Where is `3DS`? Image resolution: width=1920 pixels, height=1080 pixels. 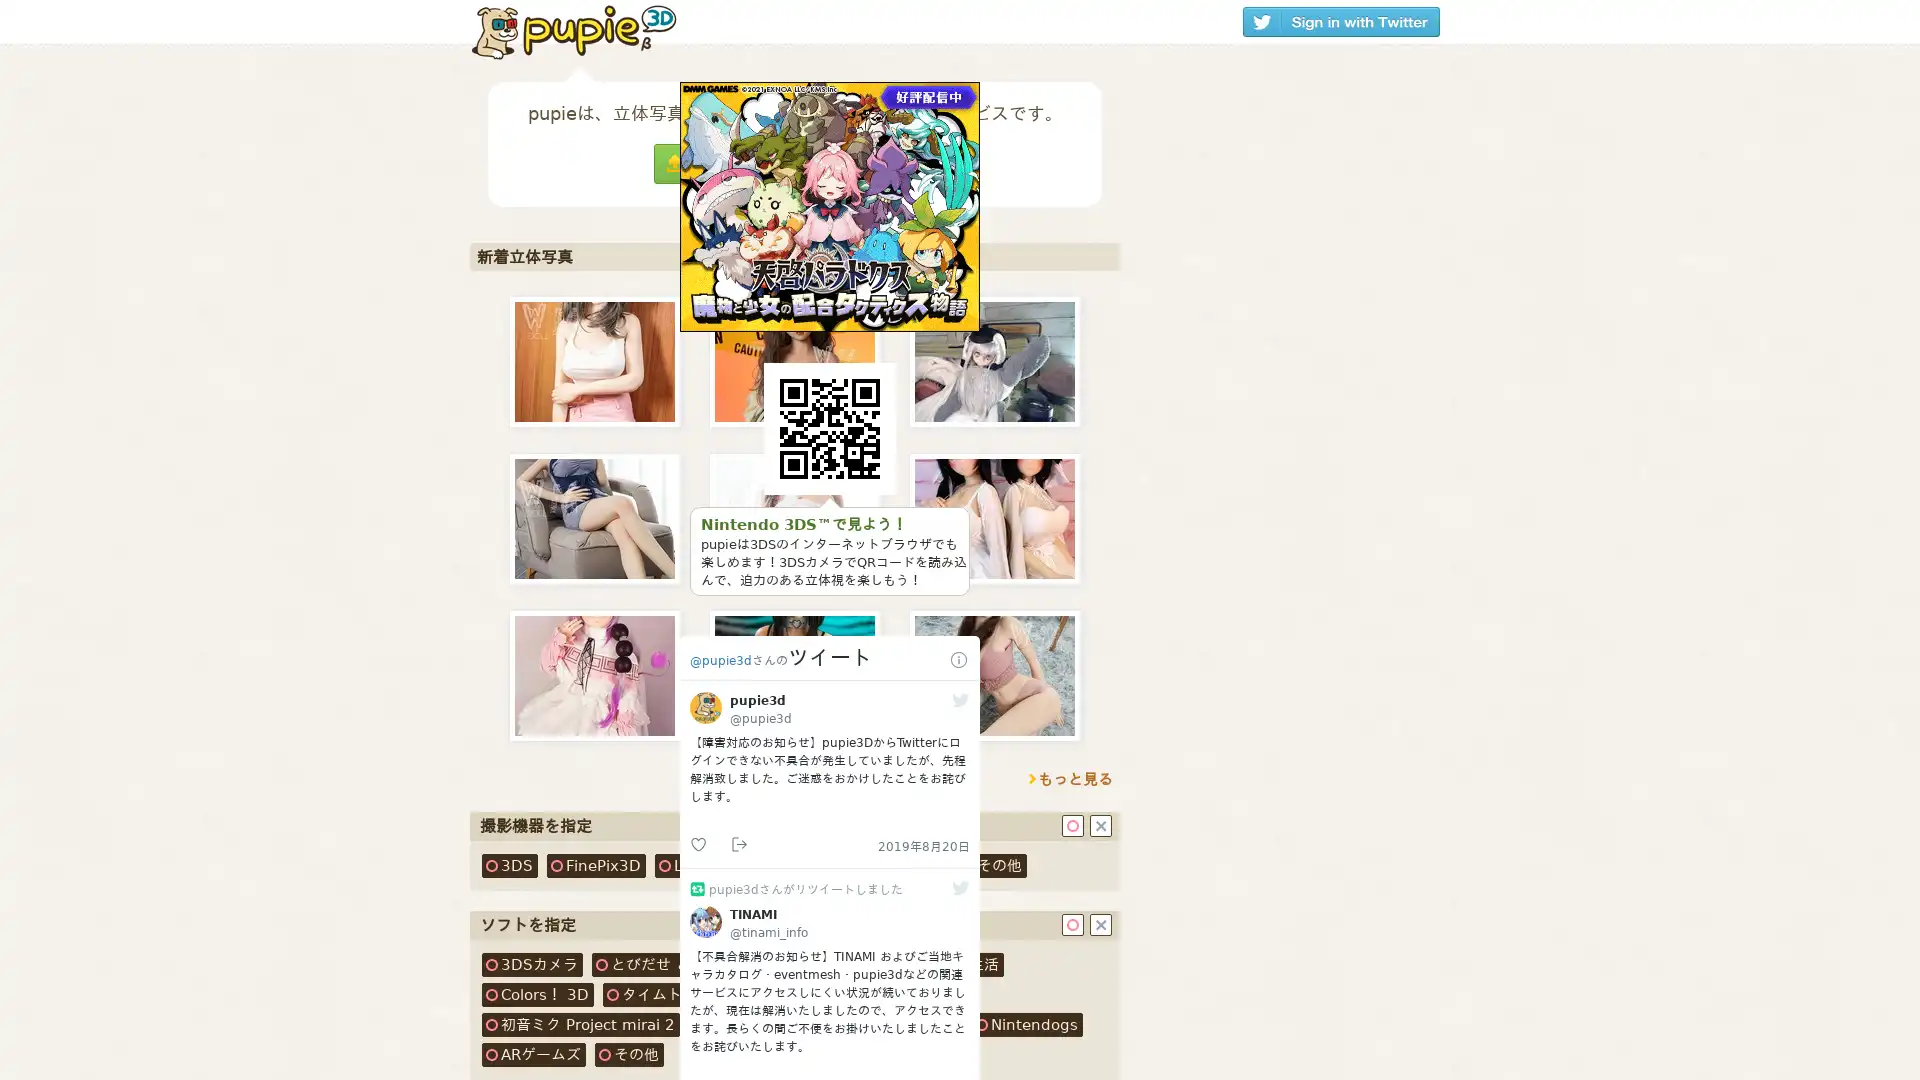 3DS is located at coordinates (532, 963).